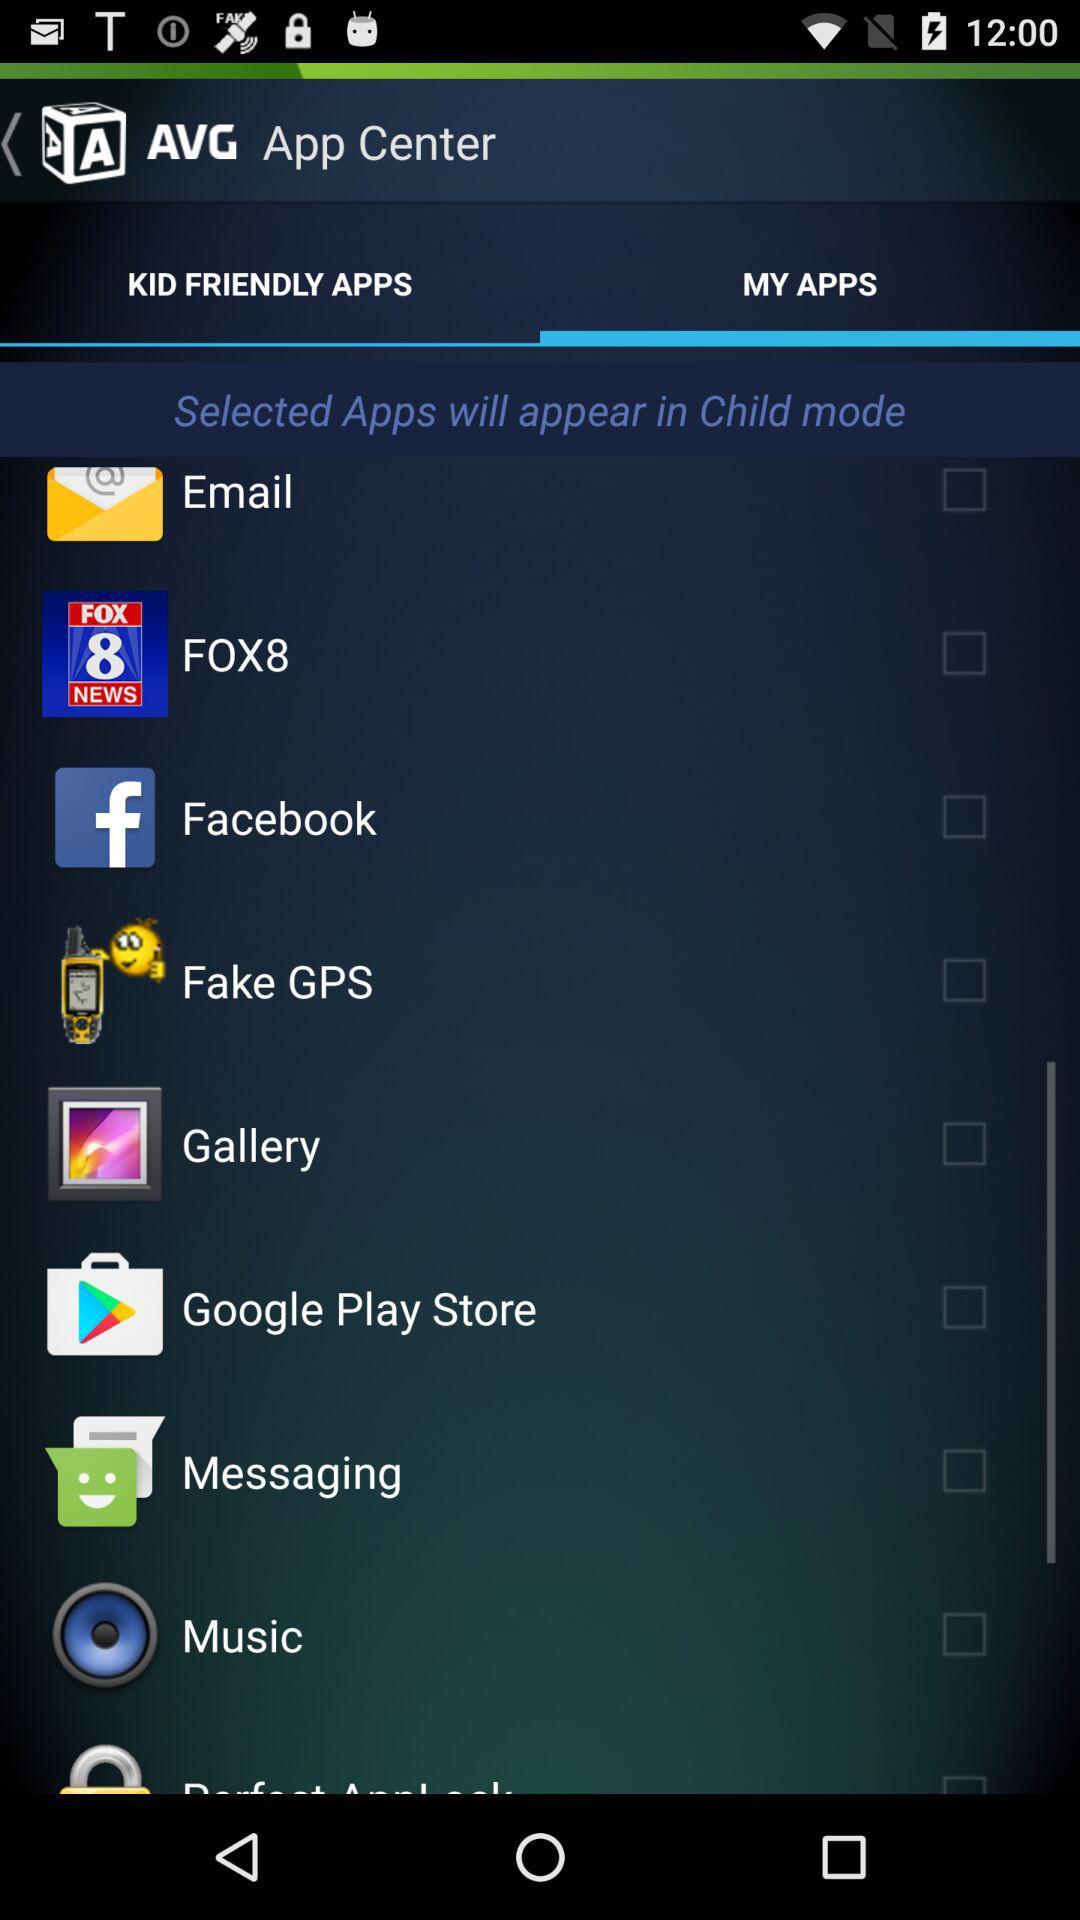  What do you see at coordinates (249, 1144) in the screenshot?
I see `gallery icon` at bounding box center [249, 1144].